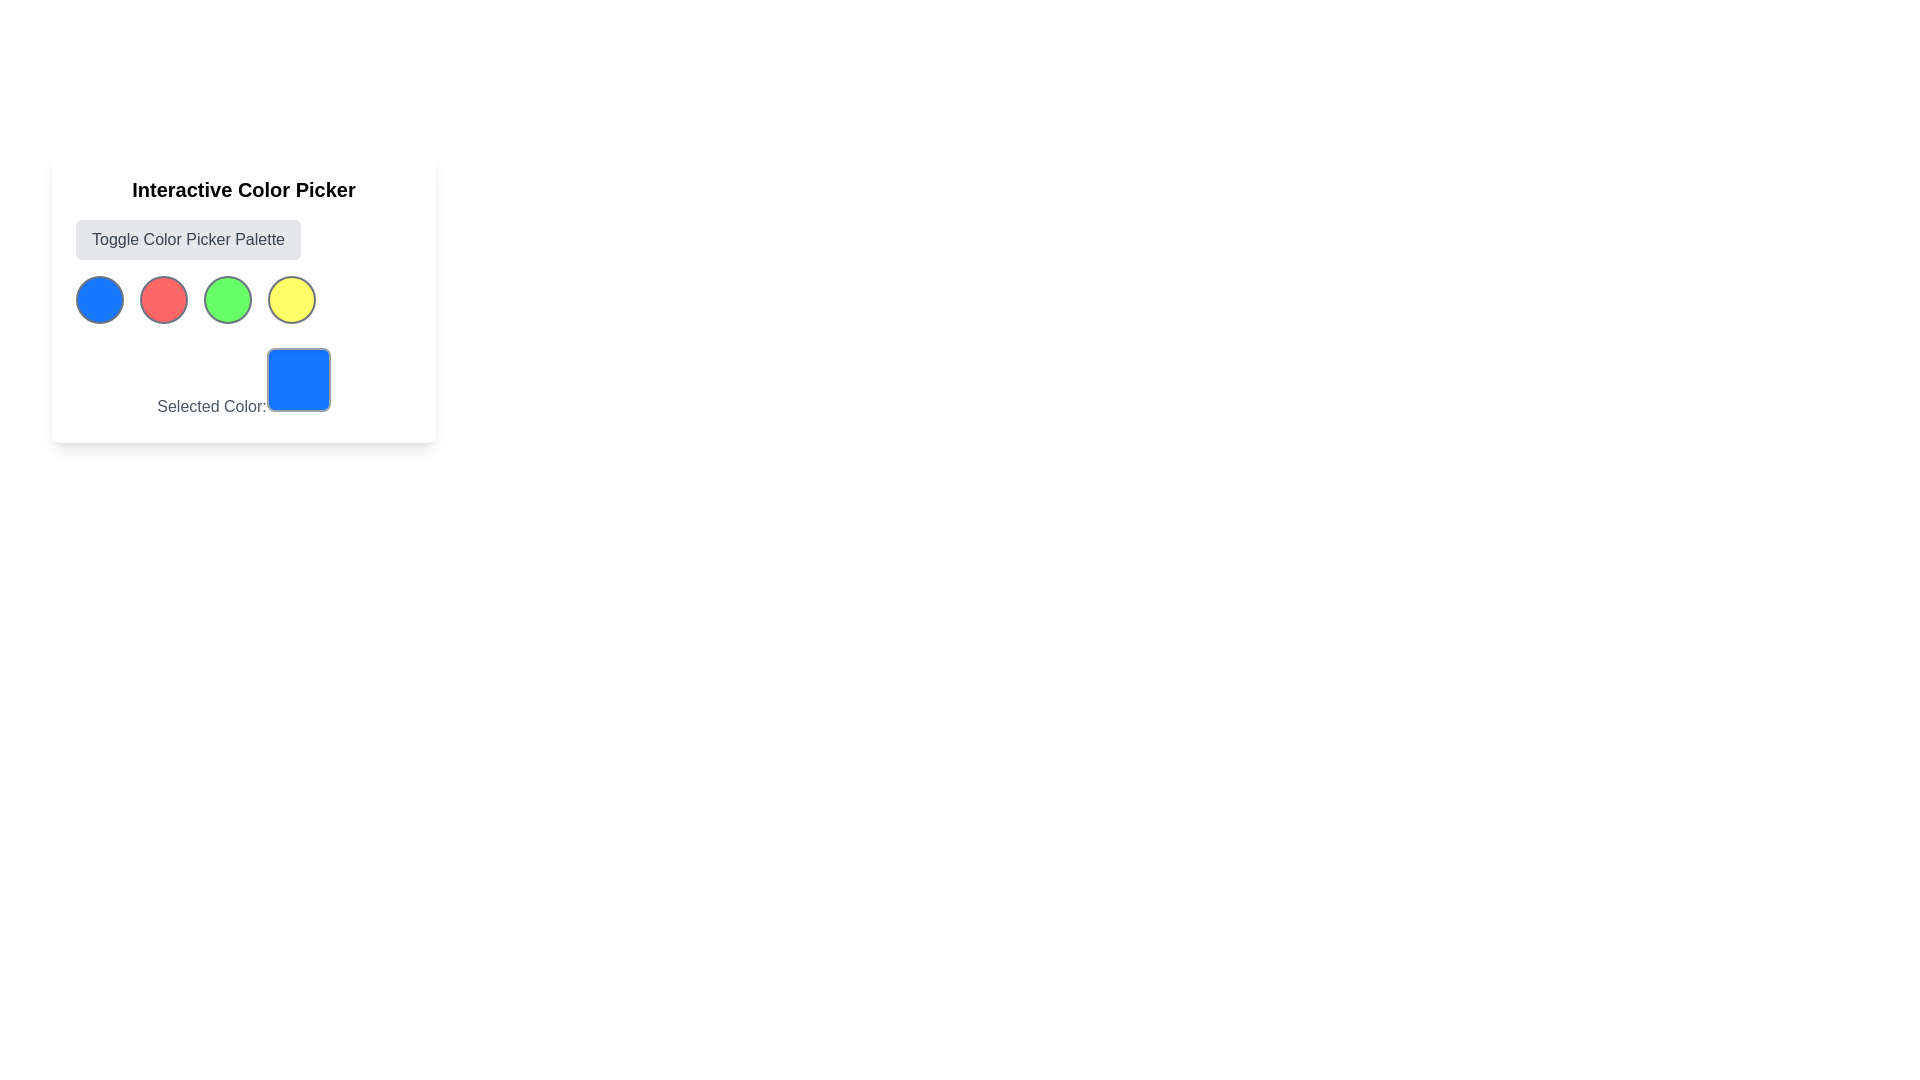 The height and width of the screenshot is (1080, 1920). I want to click on the third circular button in the horizontal row of four buttons, which allows users to select the color green in the interactive color picker tool, so click(227, 300).